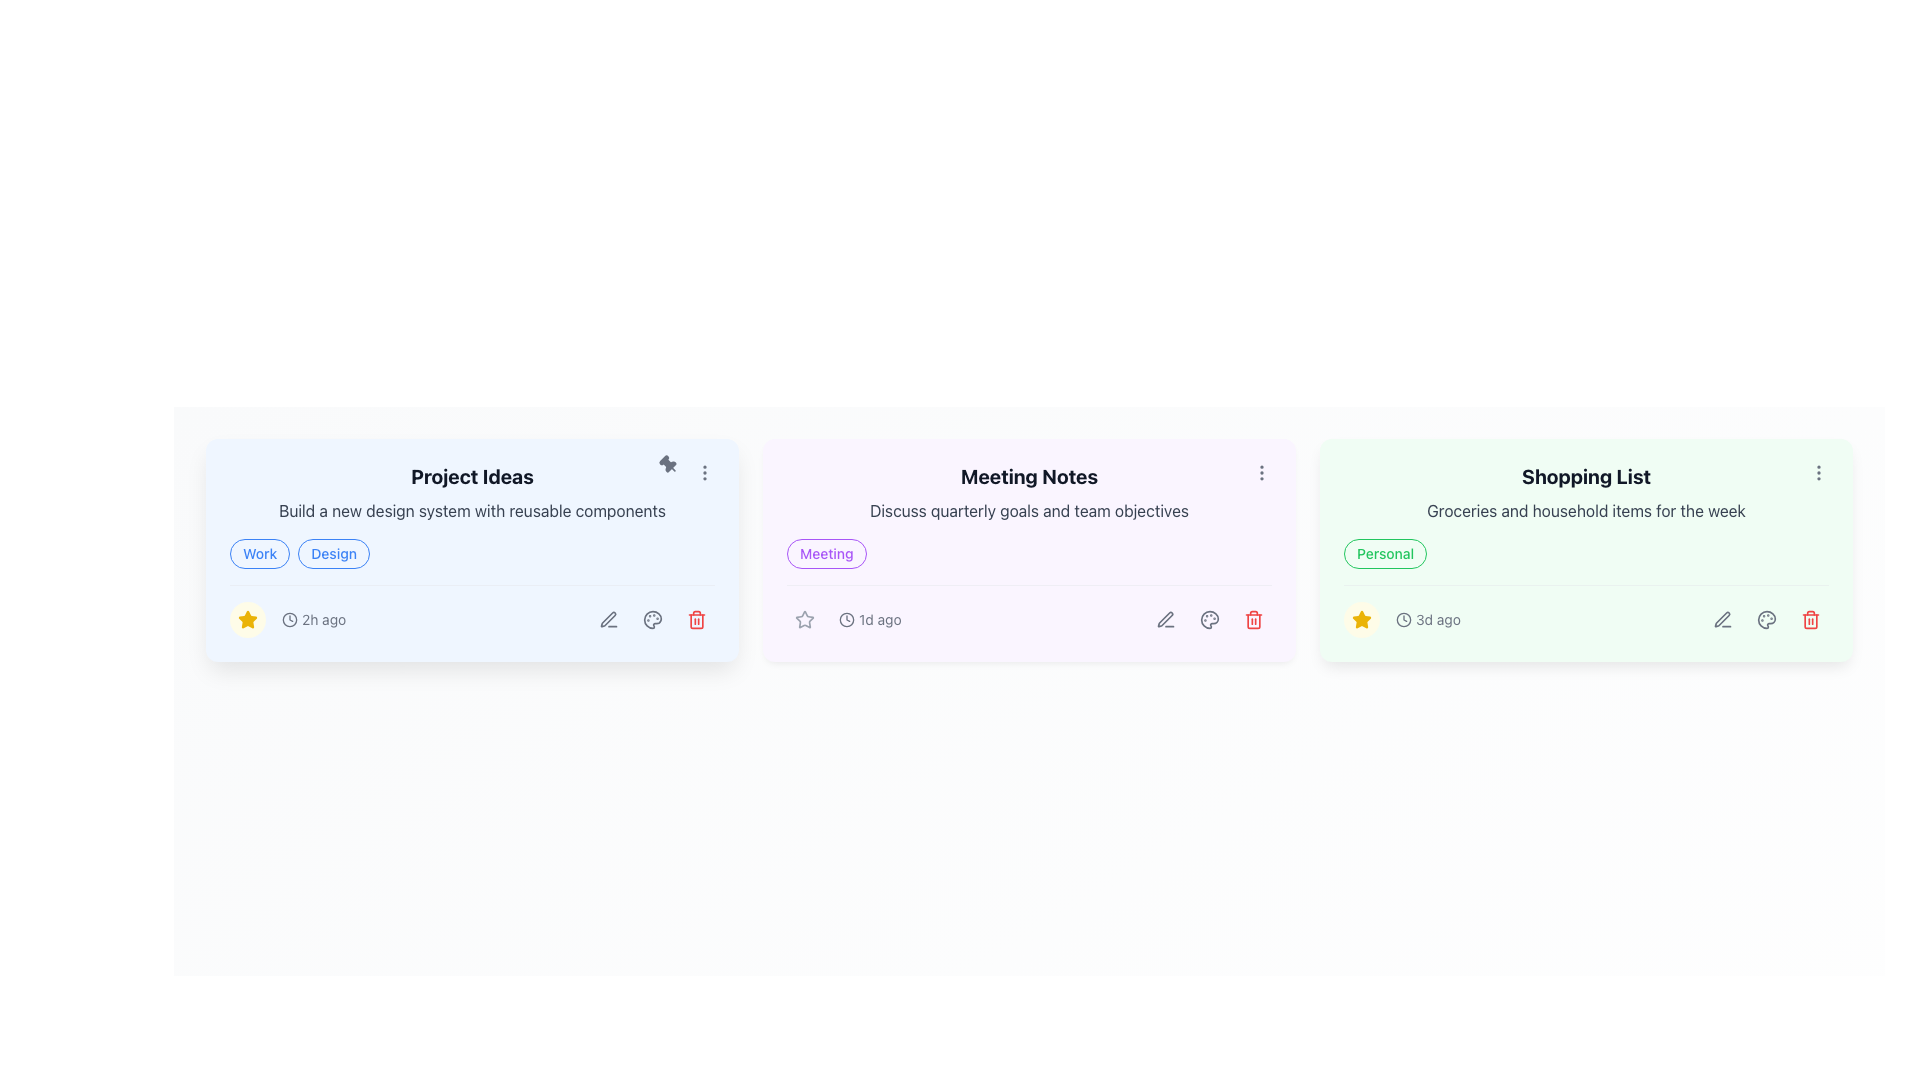 The width and height of the screenshot is (1920, 1080). Describe the element at coordinates (1361, 619) in the screenshot. I see `the star icon in the bottom-left corner of the 'Project Ideas' card` at that location.